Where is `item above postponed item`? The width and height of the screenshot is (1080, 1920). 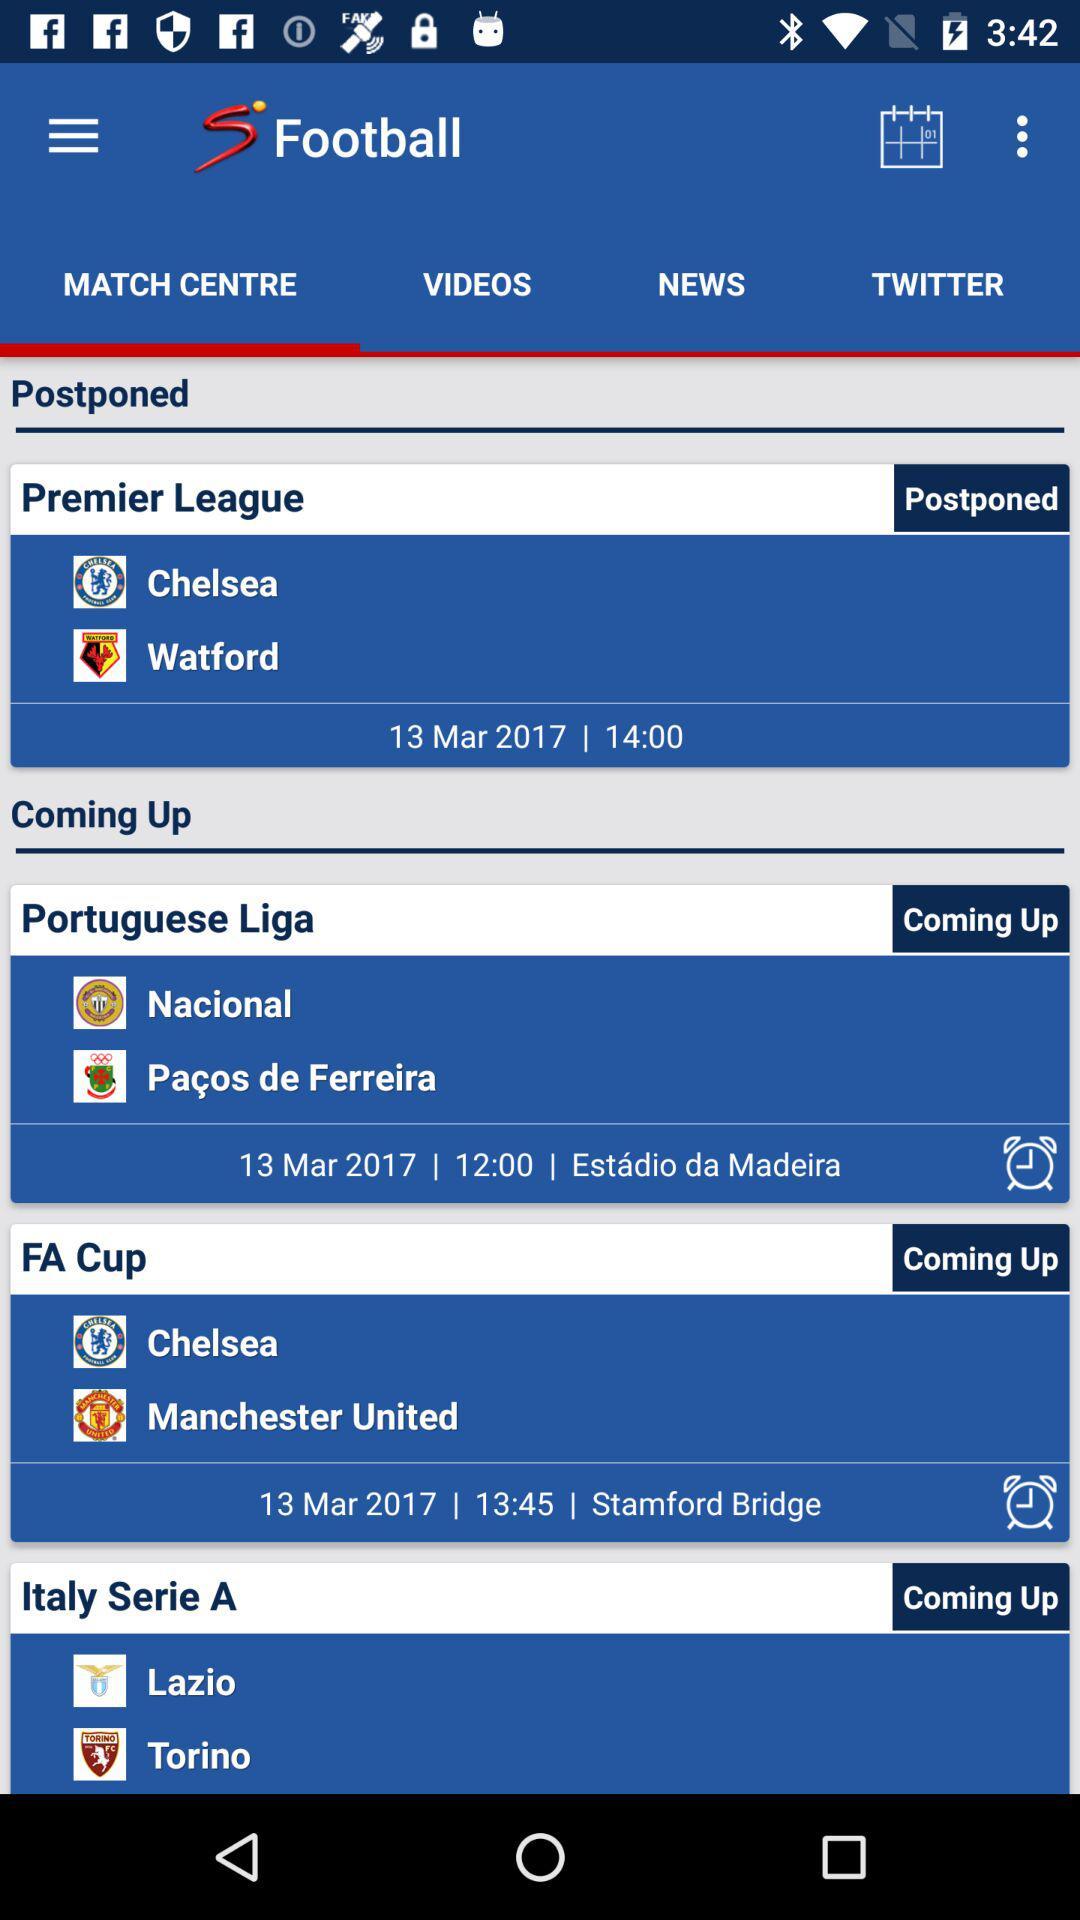 item above postponed item is located at coordinates (477, 282).